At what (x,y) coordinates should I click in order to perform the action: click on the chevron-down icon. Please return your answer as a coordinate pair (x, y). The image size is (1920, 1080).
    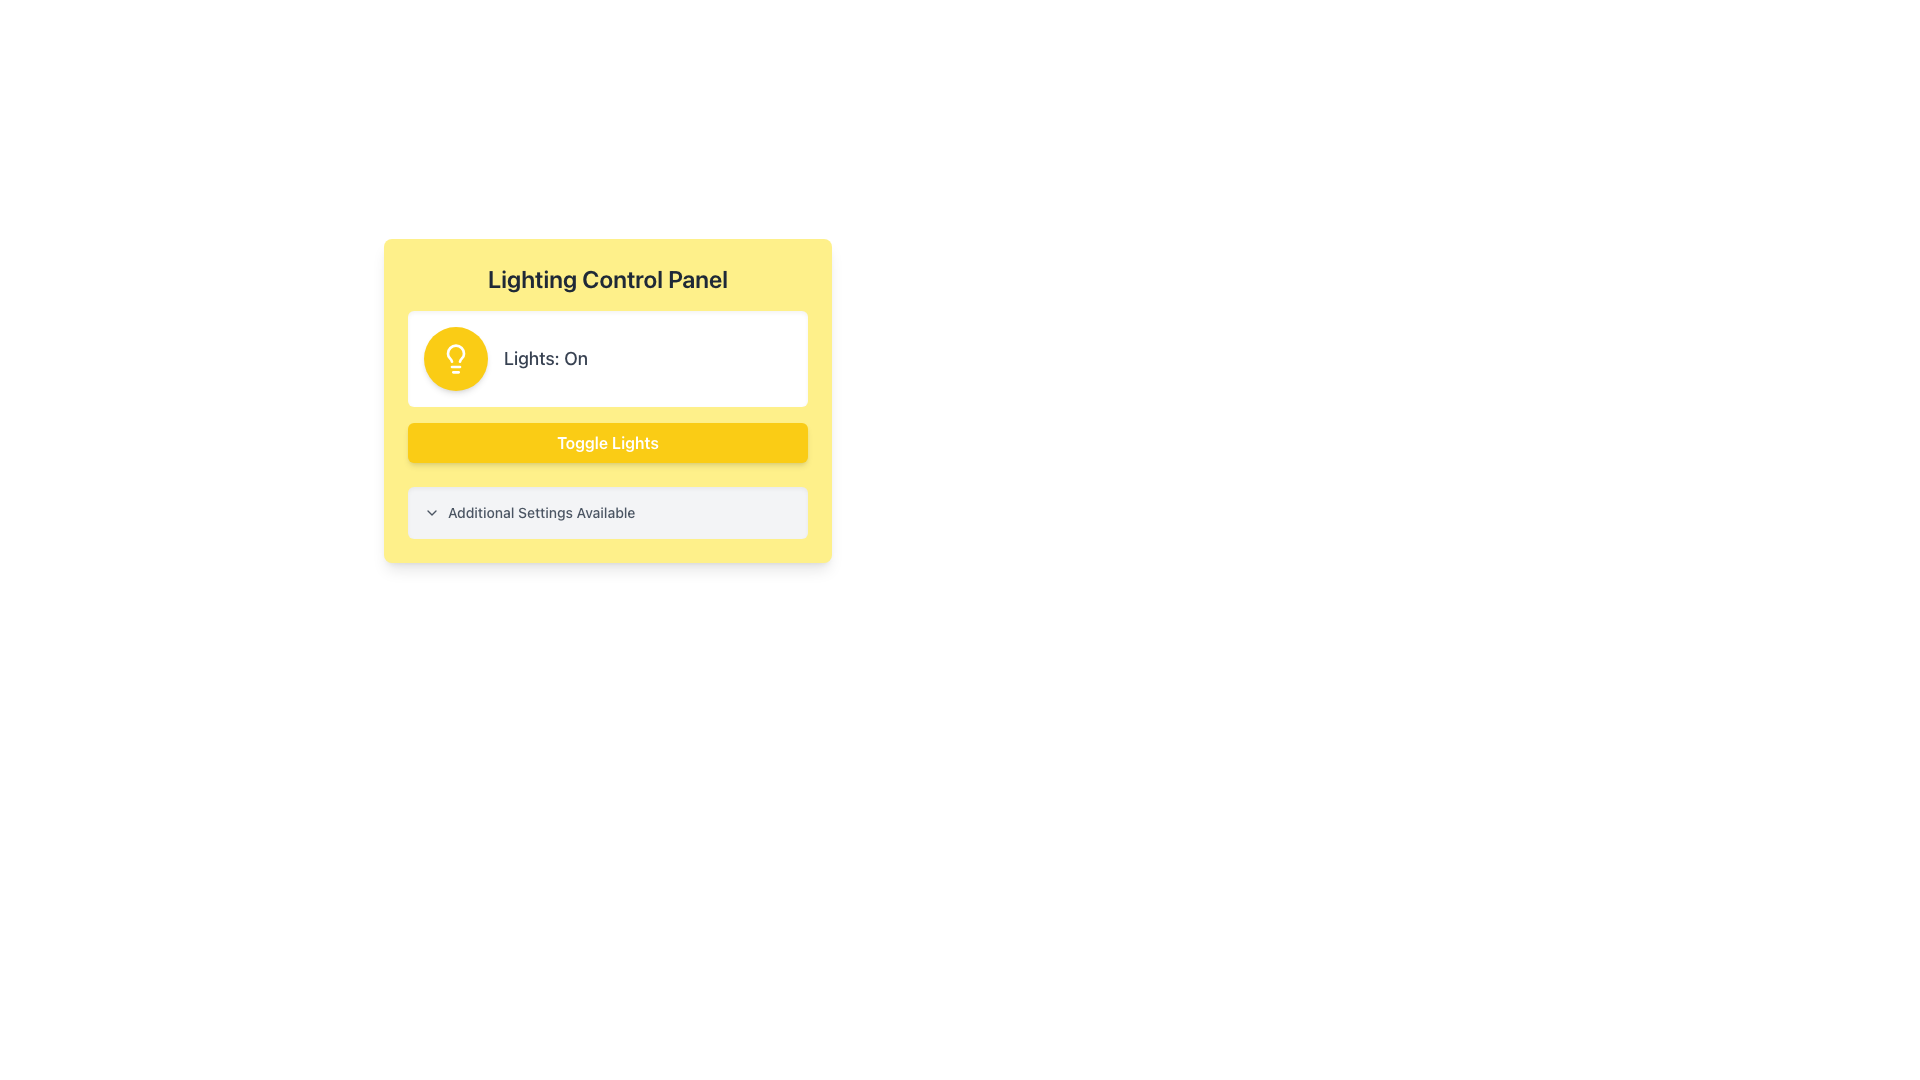
    Looking at the image, I should click on (431, 512).